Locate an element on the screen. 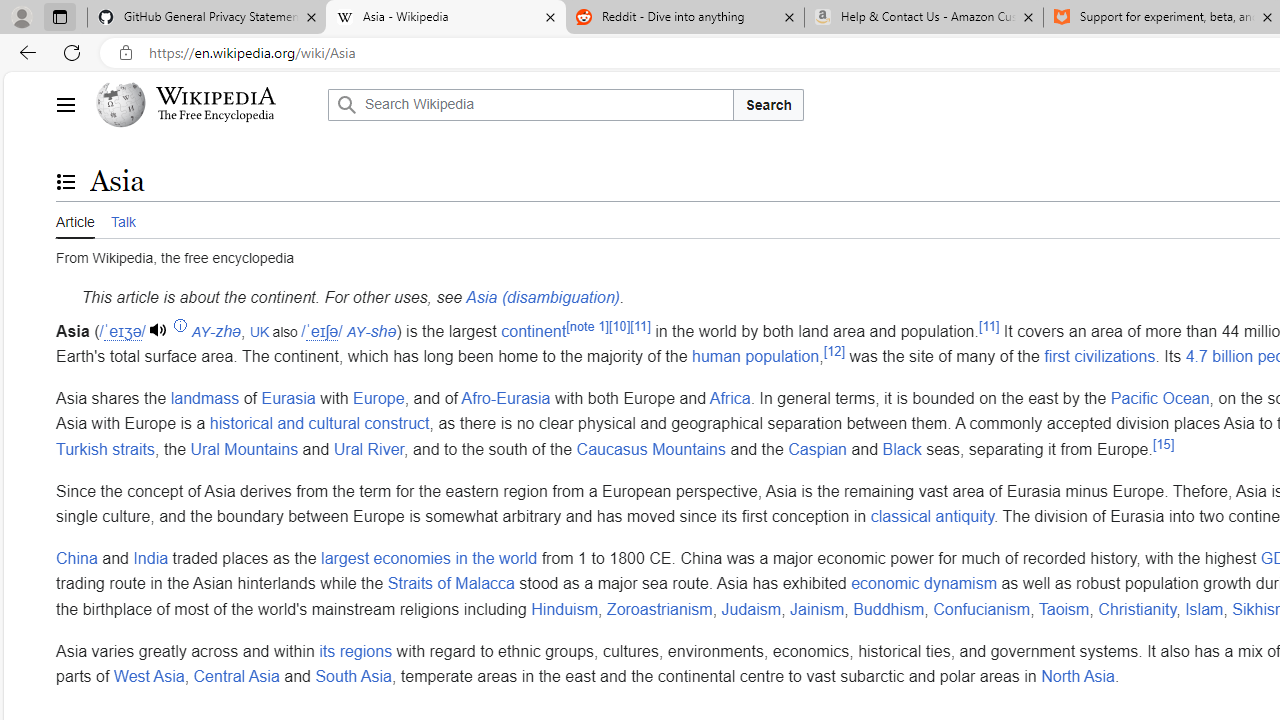 This screenshot has height=720, width=1280. 'Buddhism' is located at coordinates (887, 607).